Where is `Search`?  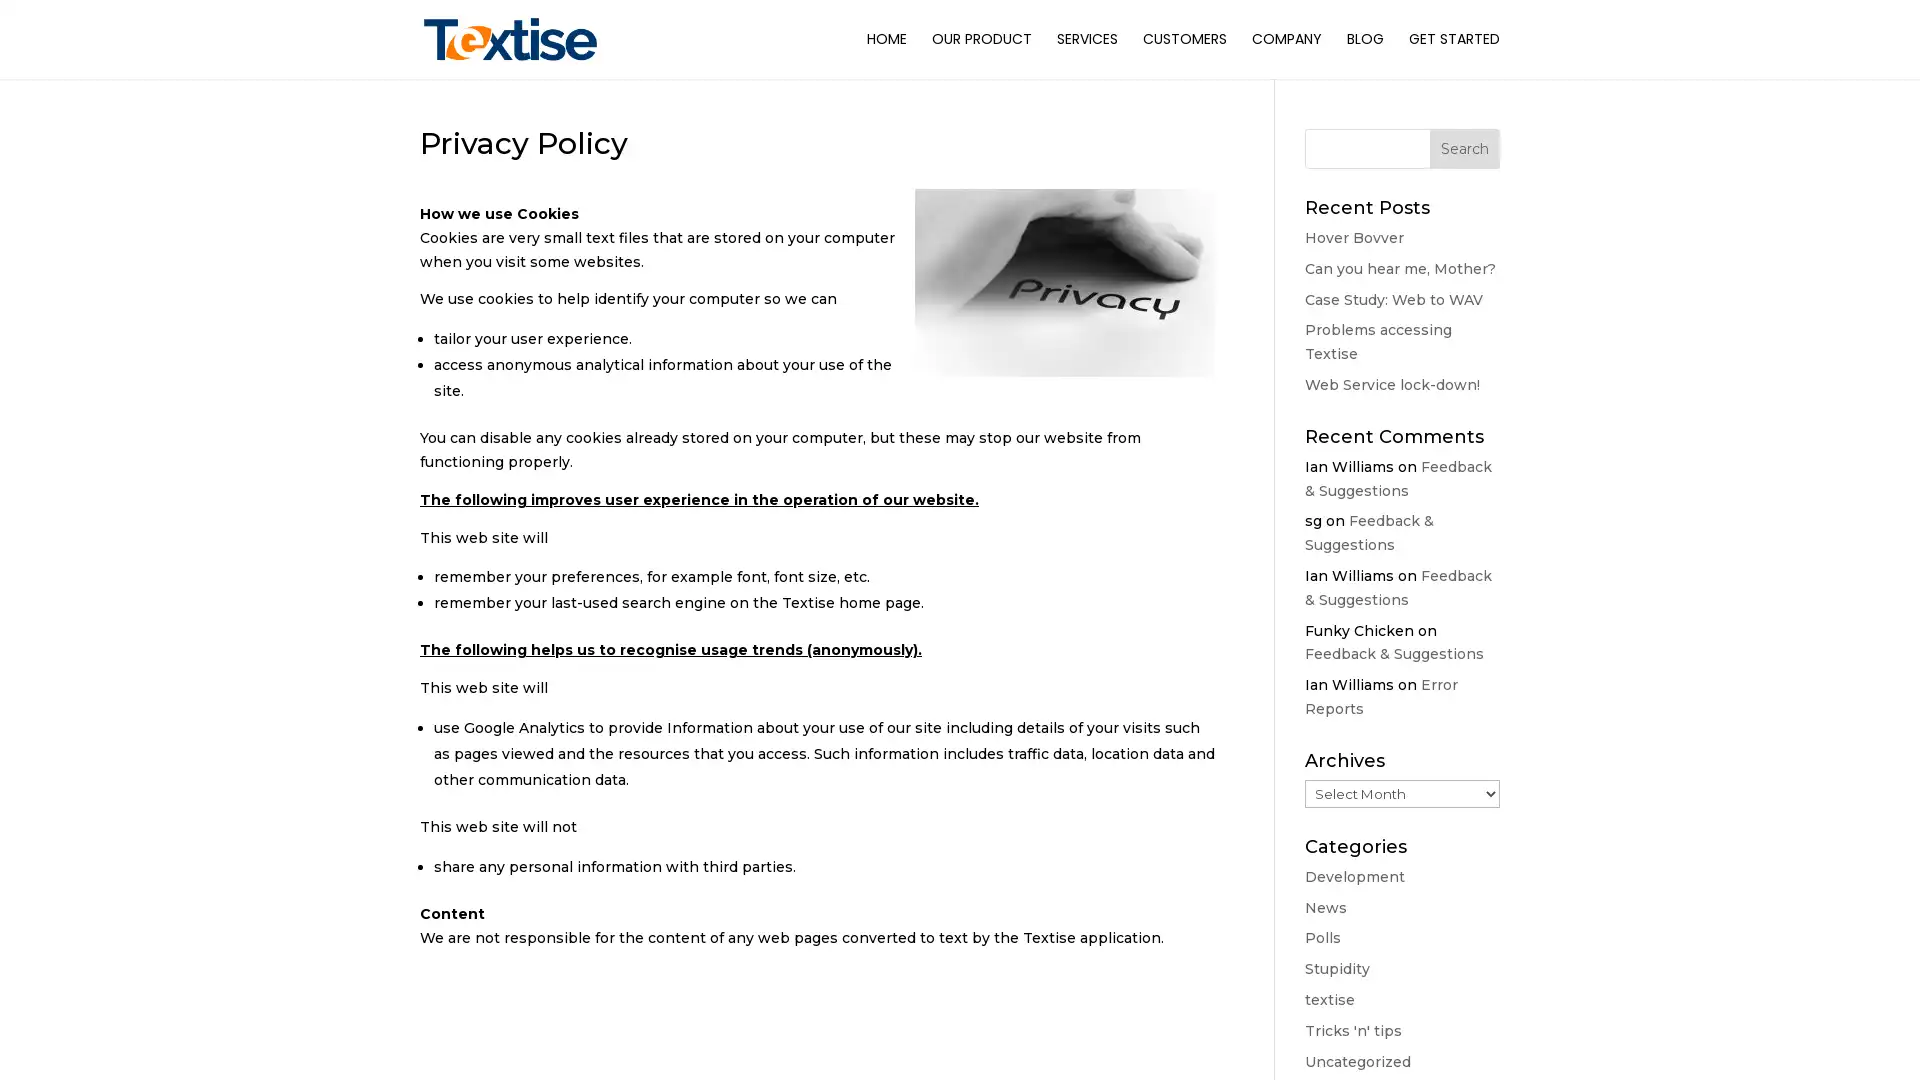 Search is located at coordinates (1464, 148).